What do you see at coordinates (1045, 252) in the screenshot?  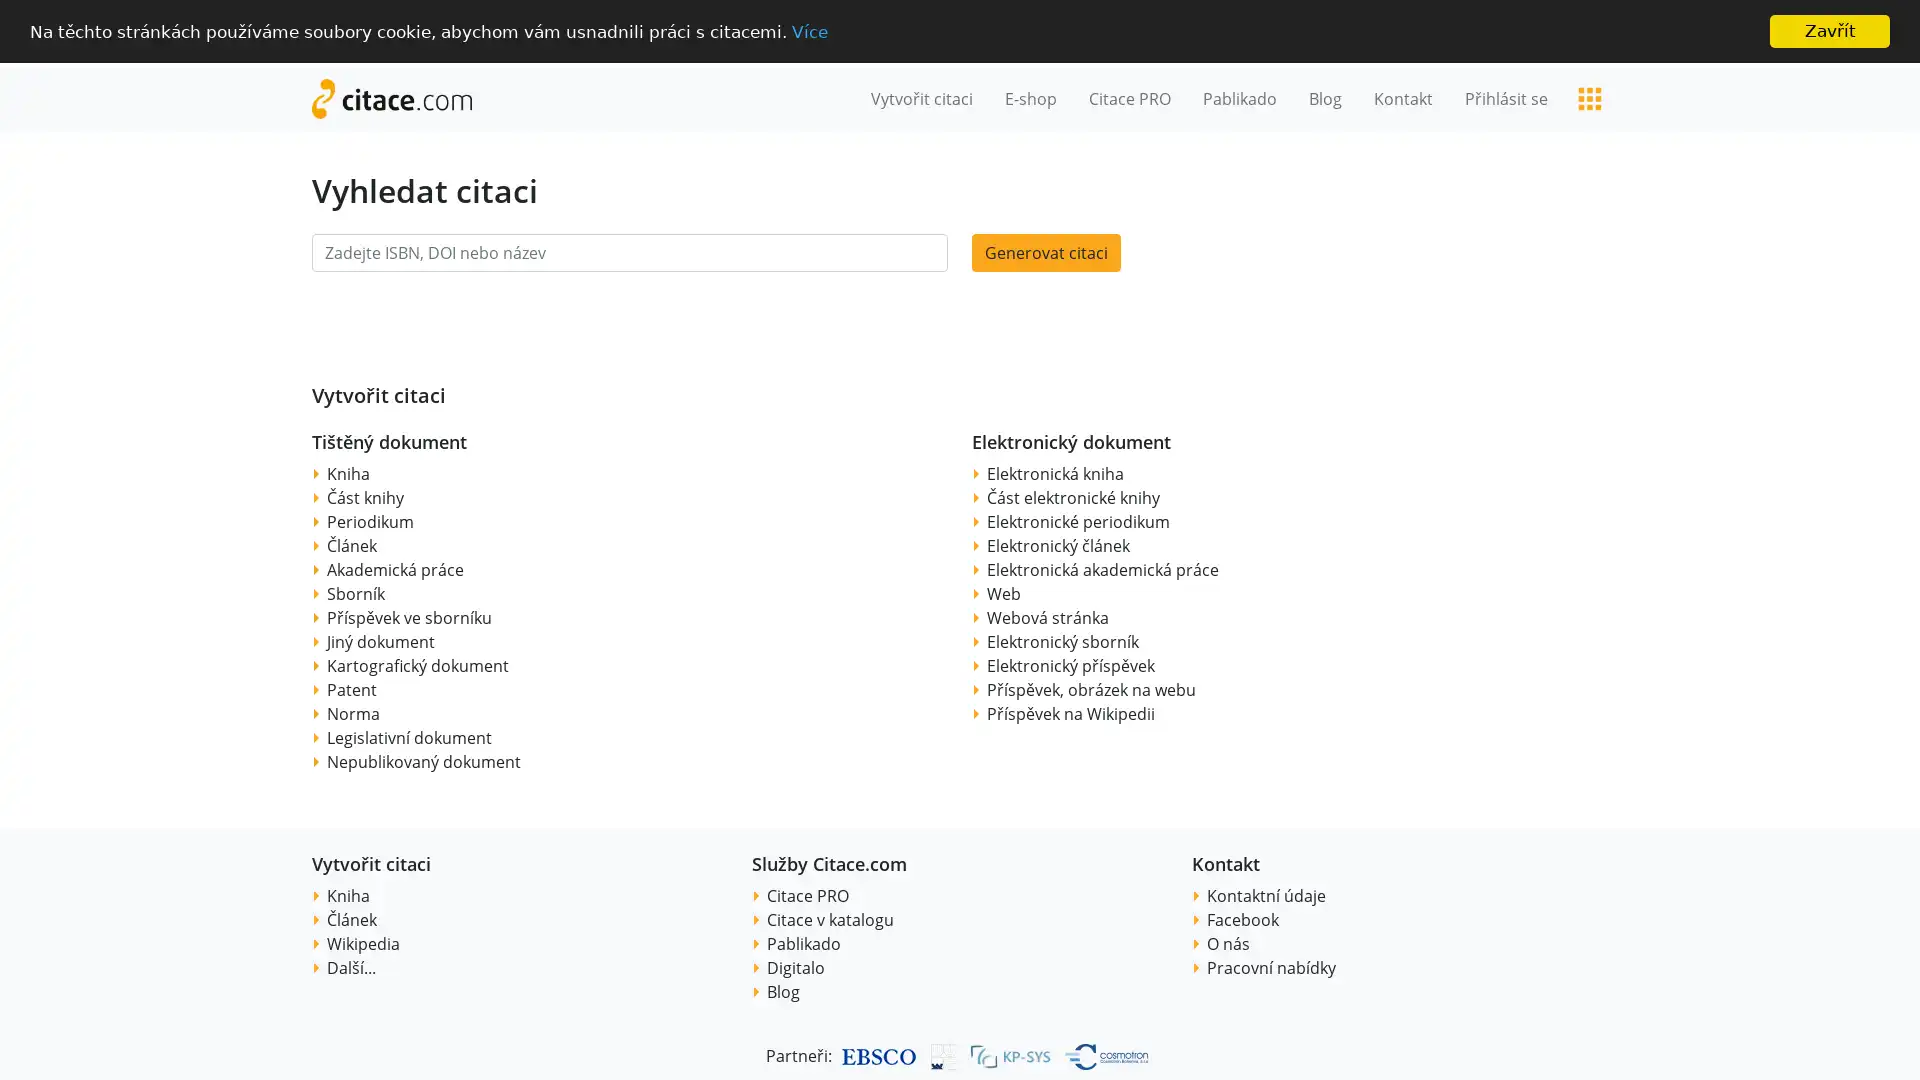 I see `Generovat citaci` at bounding box center [1045, 252].